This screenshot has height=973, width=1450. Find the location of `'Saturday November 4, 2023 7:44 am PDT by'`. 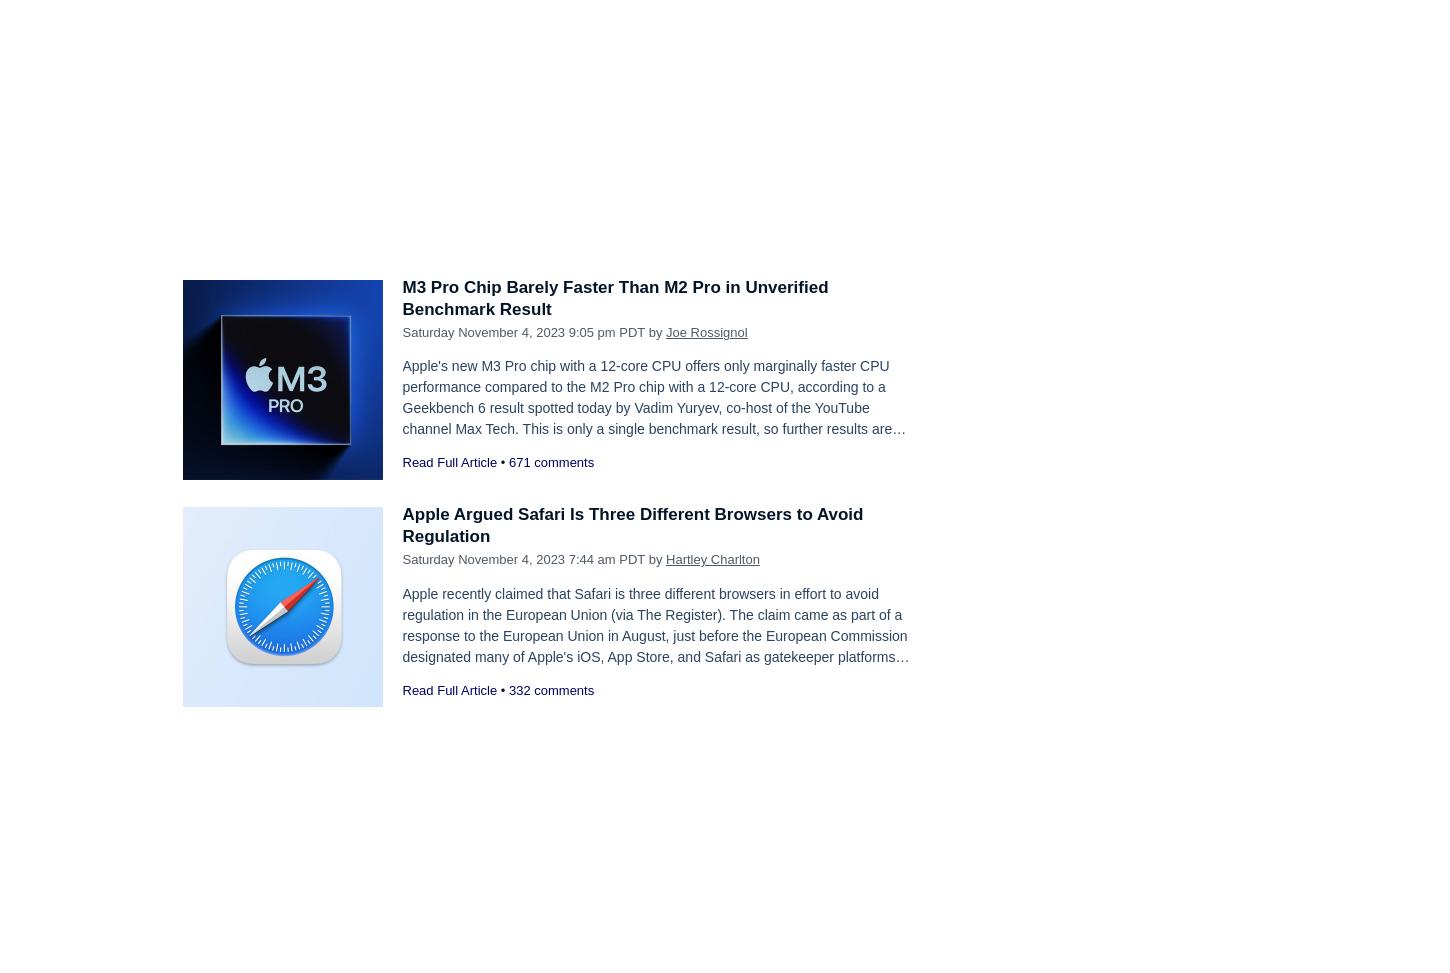

'Saturday November 4, 2023 7:44 am PDT by' is located at coordinates (400, 559).